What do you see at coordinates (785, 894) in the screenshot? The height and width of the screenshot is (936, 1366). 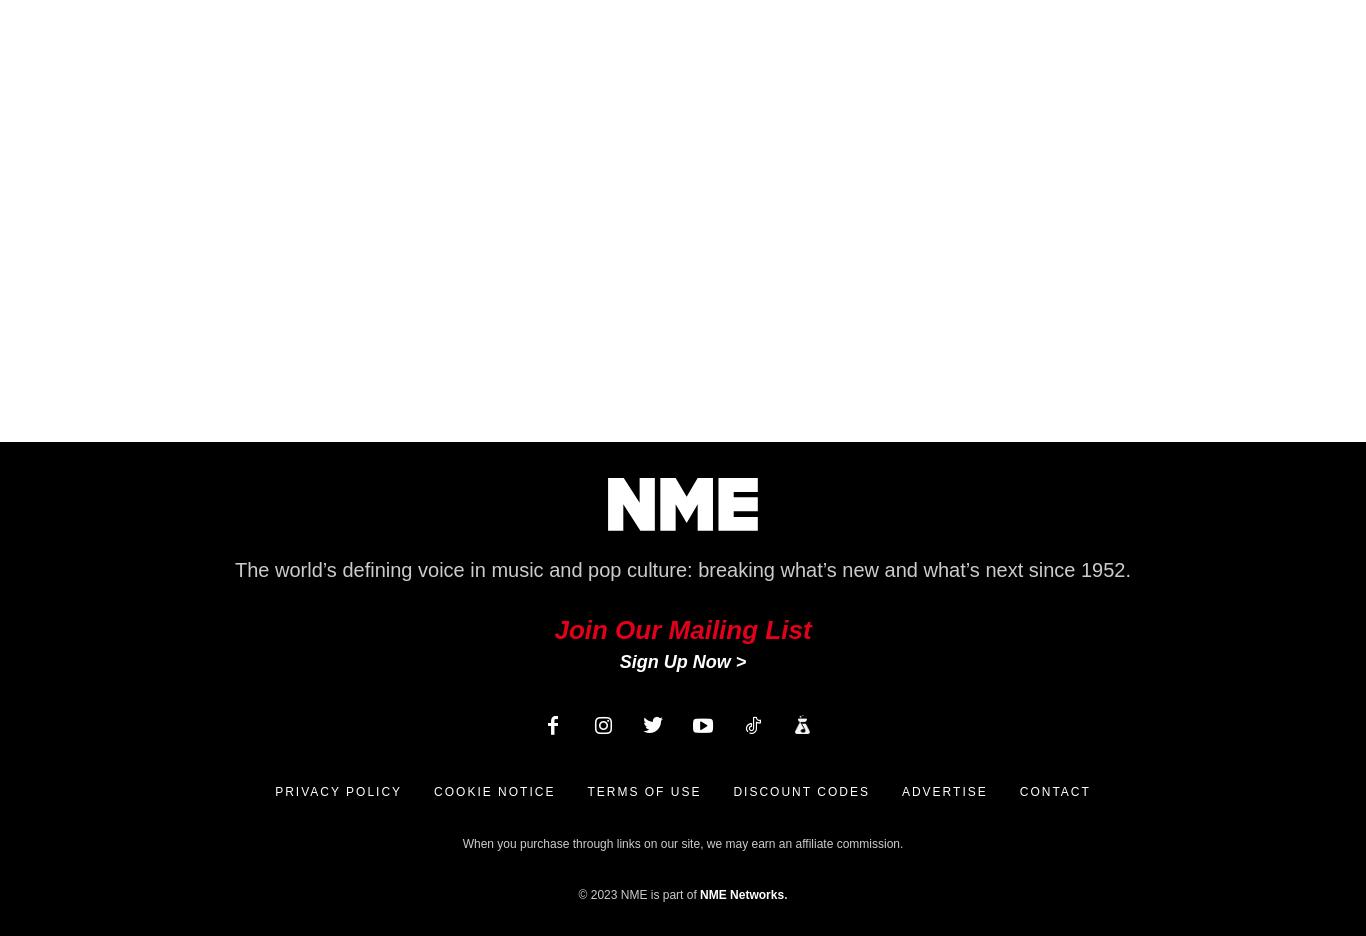 I see `'.'` at bounding box center [785, 894].